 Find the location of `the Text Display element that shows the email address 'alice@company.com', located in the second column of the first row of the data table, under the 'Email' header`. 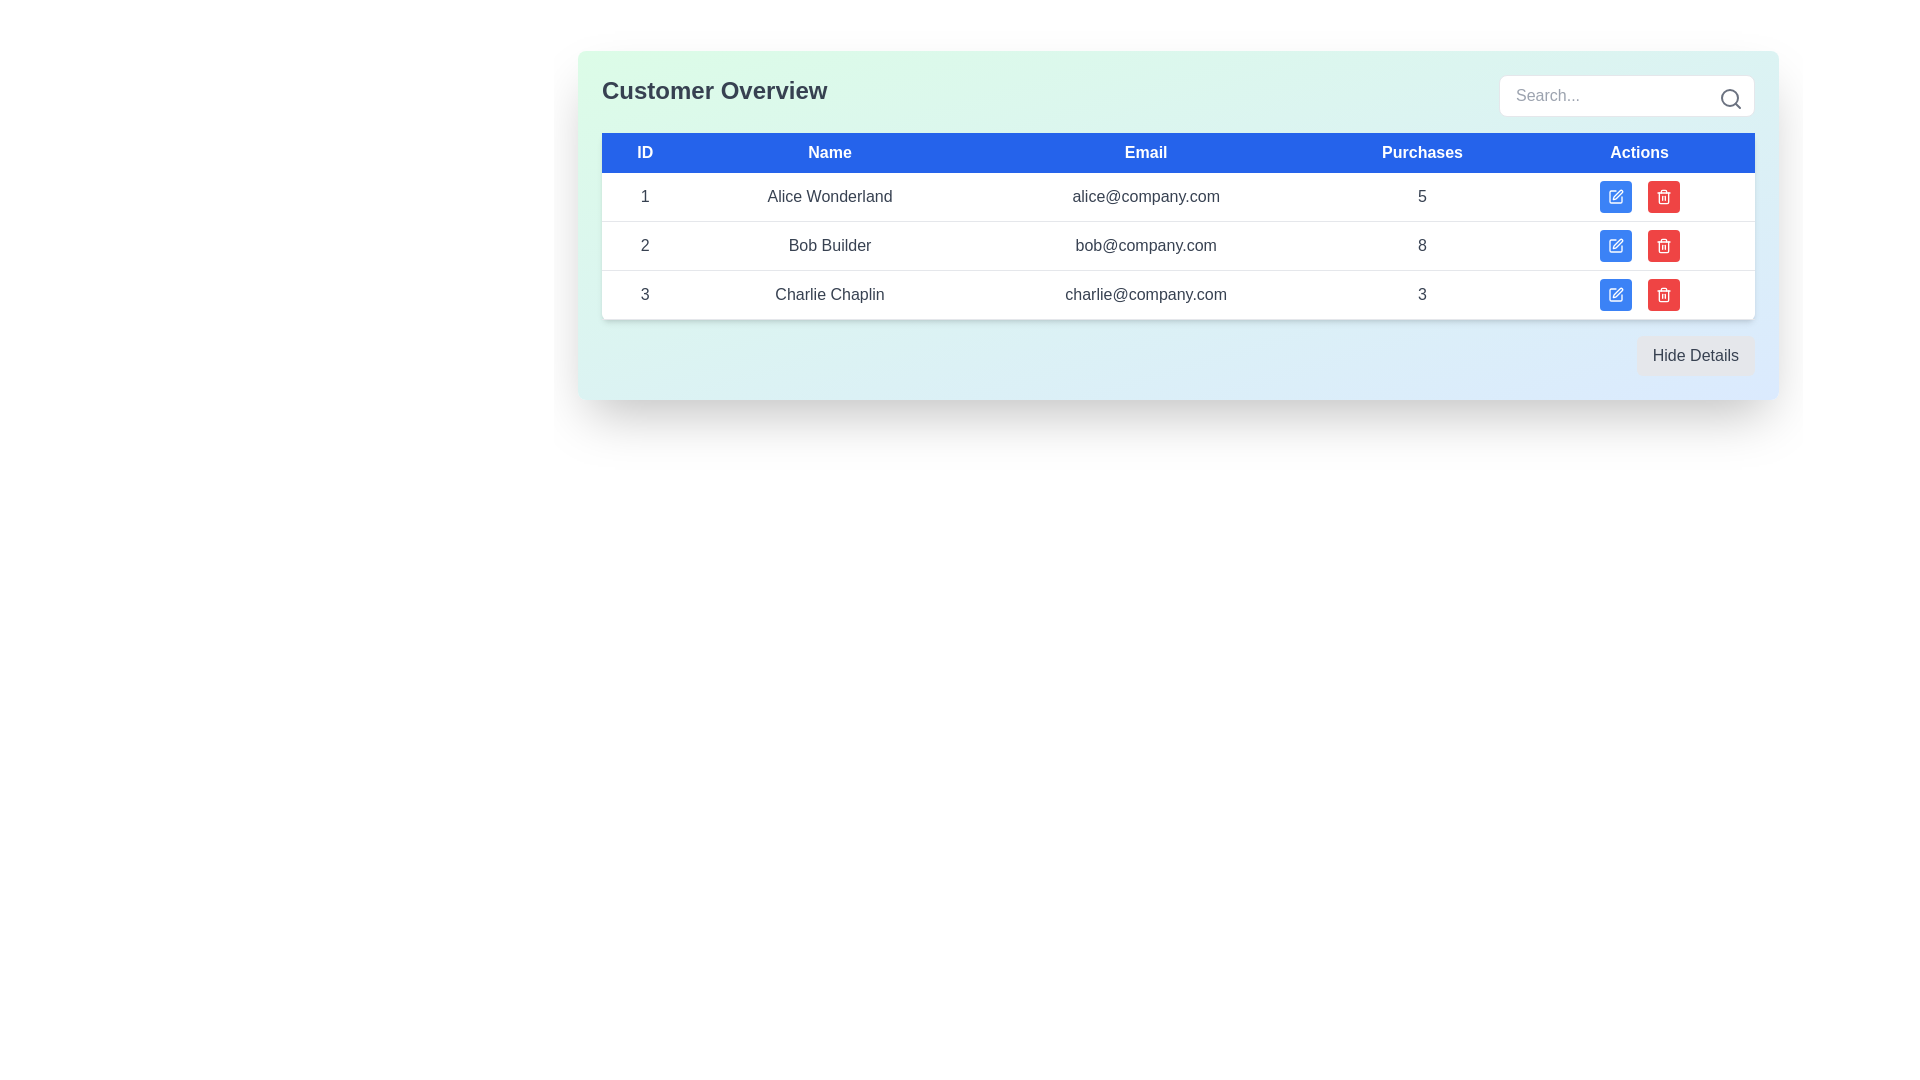

the Text Display element that shows the email address 'alice@company.com', located in the second column of the first row of the data table, under the 'Email' header is located at coordinates (1146, 197).